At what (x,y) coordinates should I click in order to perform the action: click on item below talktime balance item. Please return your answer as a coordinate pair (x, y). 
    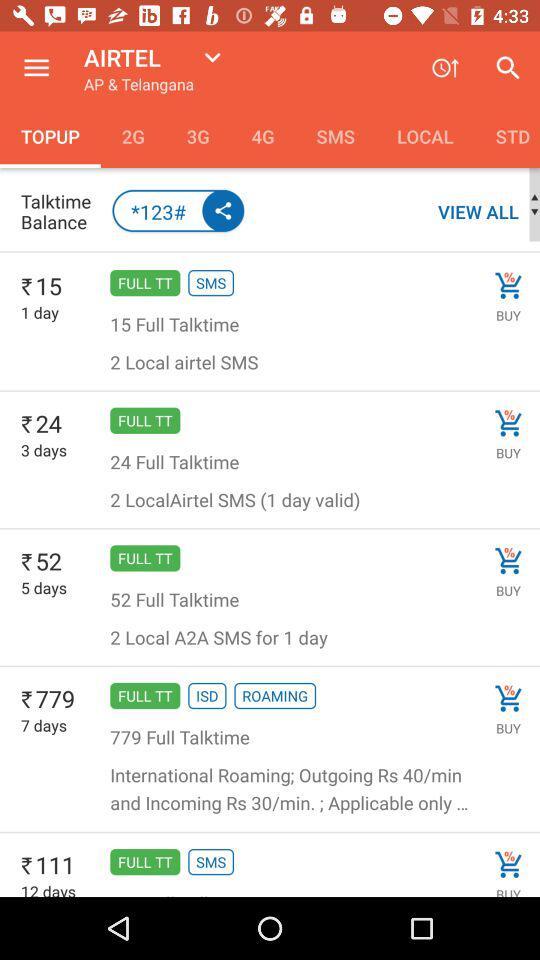
    Looking at the image, I should click on (270, 251).